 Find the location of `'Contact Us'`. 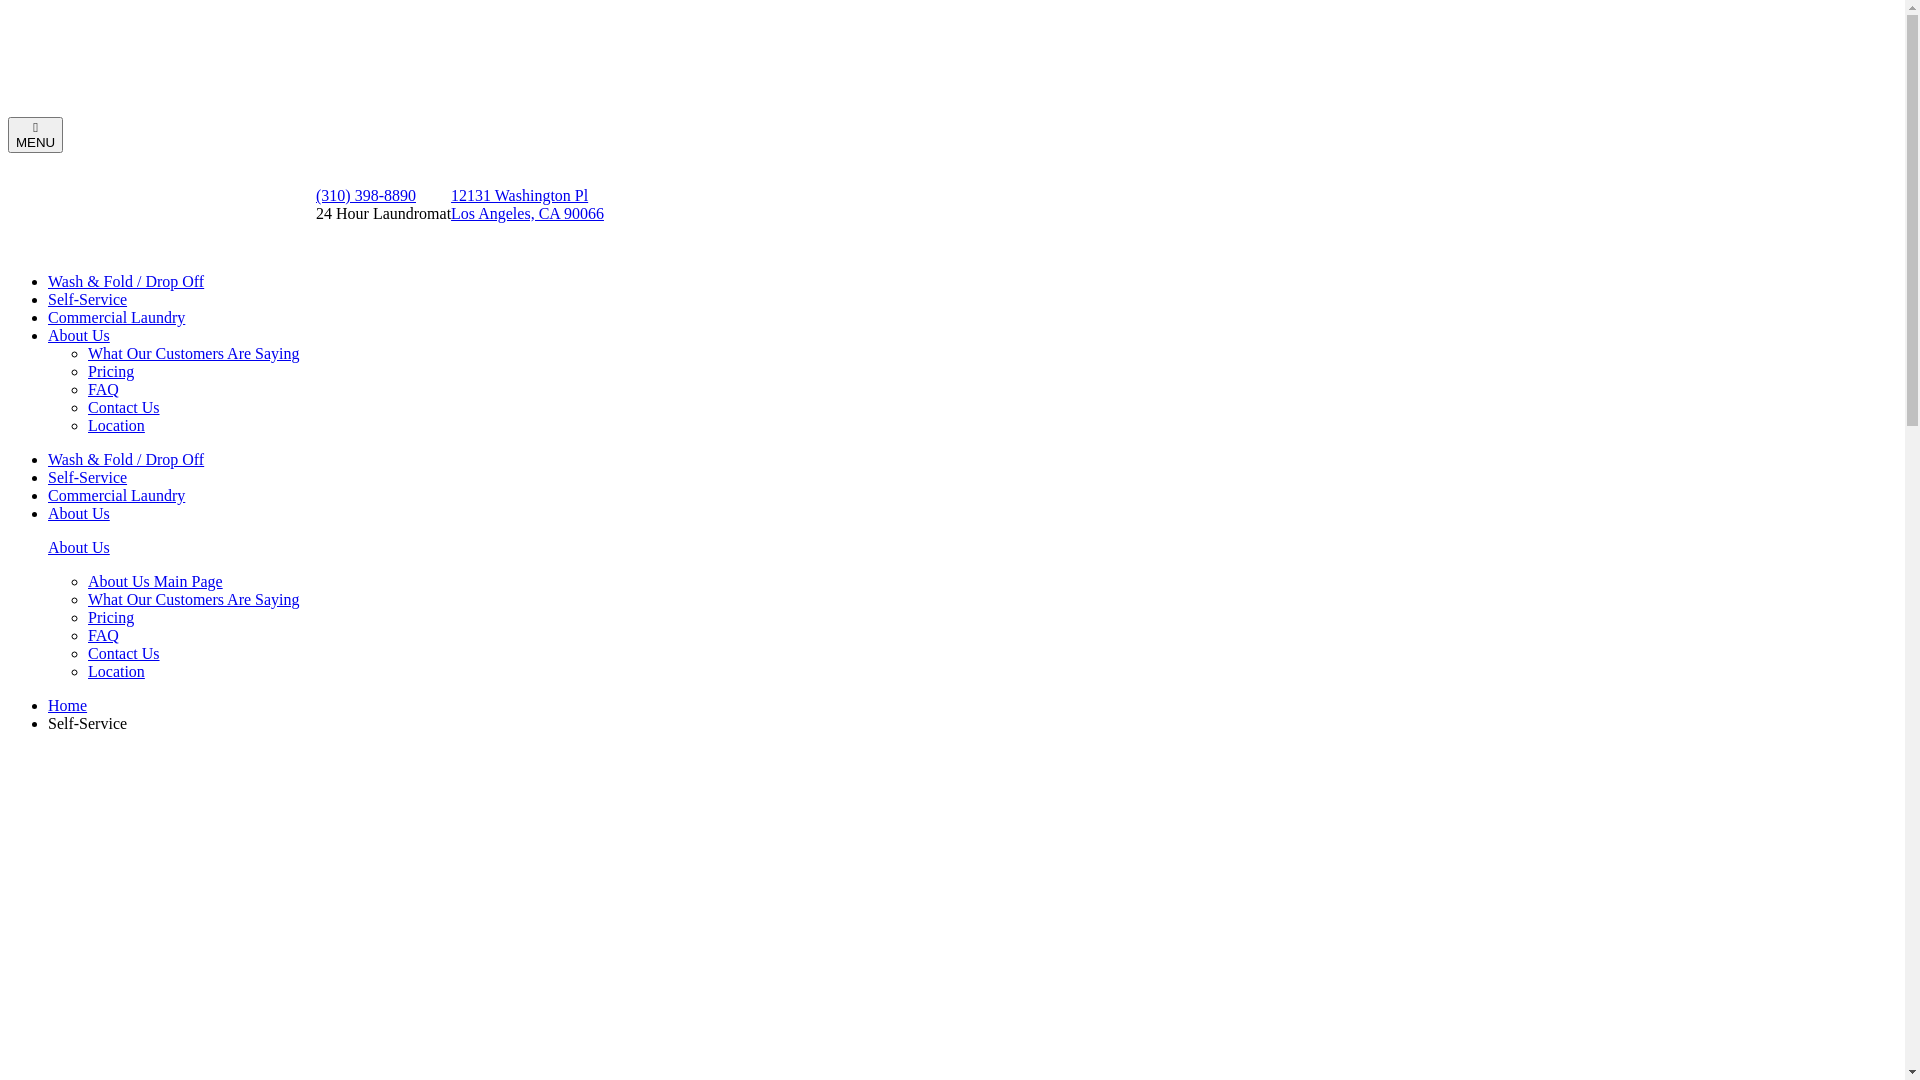

'Contact Us' is located at coordinates (123, 653).